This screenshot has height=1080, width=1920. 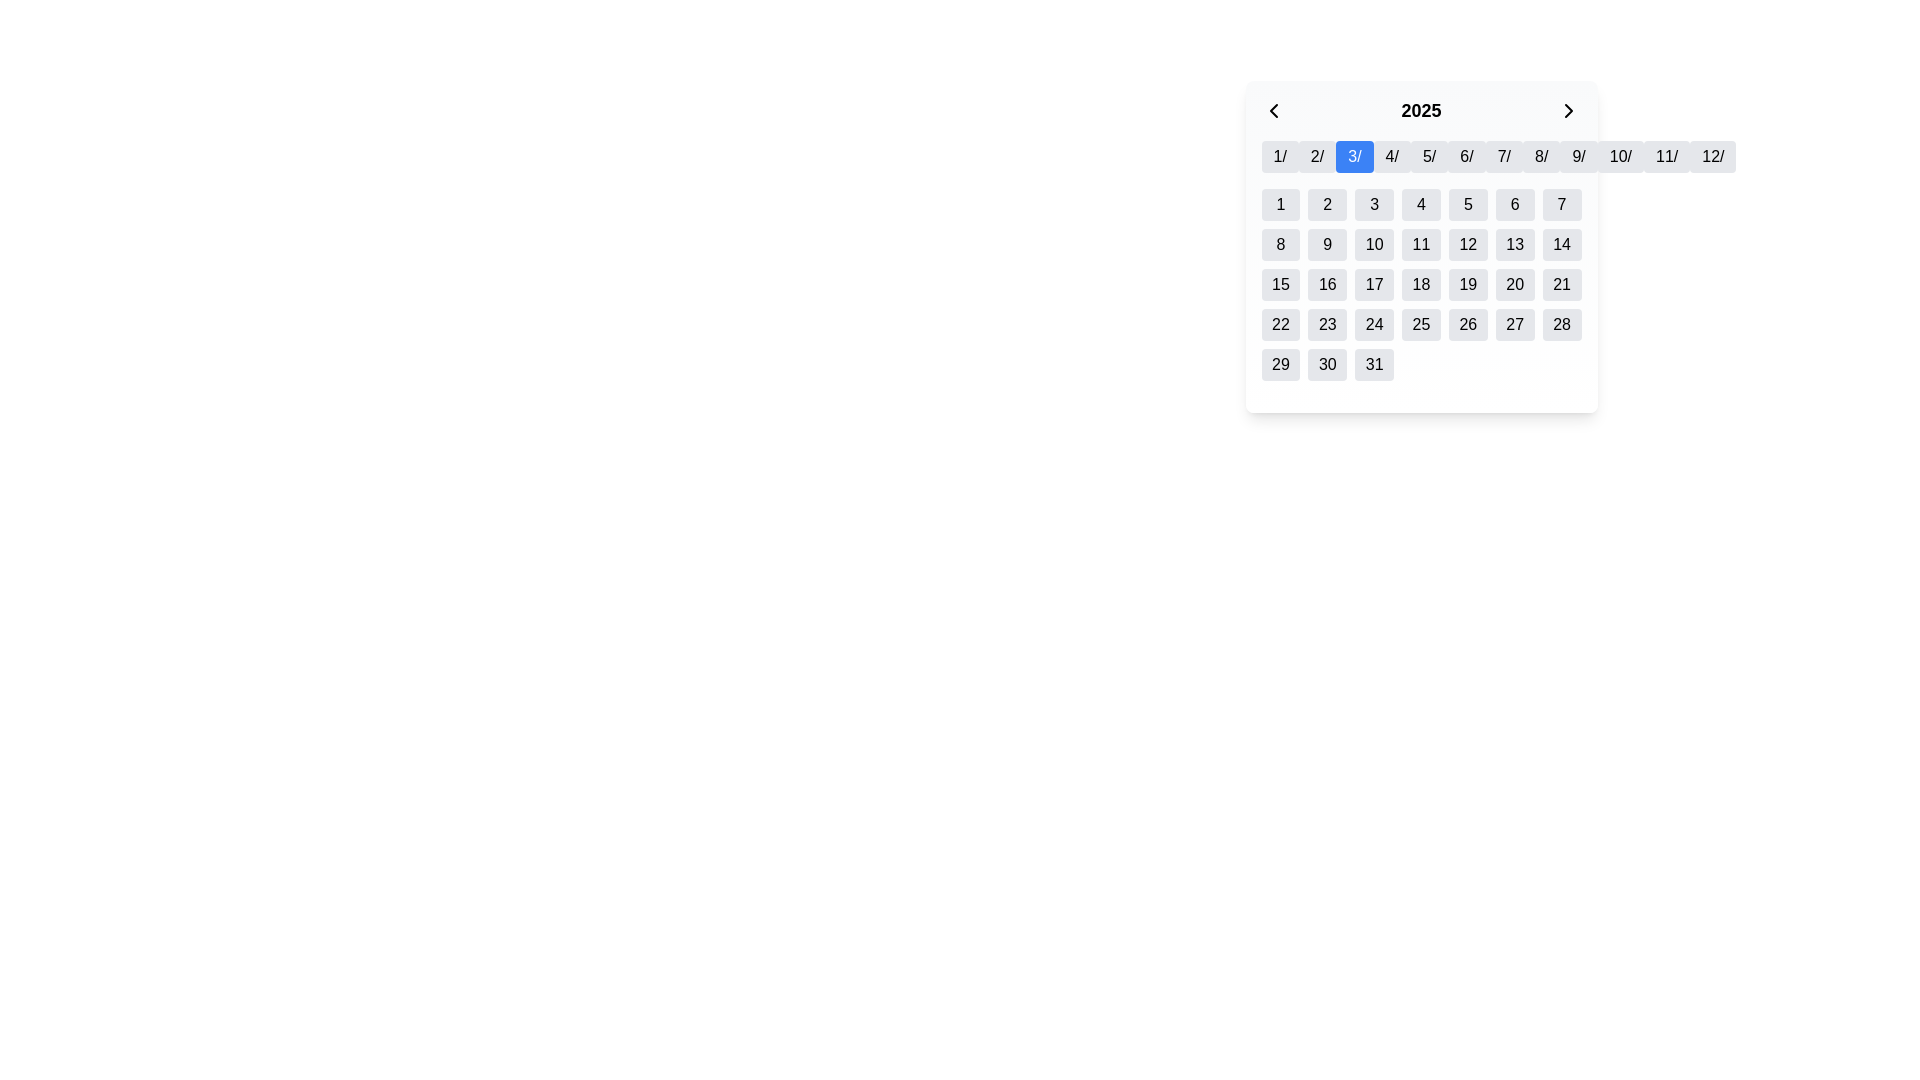 What do you see at coordinates (1280, 204) in the screenshot?
I see `the first date button in the calendar grid` at bounding box center [1280, 204].